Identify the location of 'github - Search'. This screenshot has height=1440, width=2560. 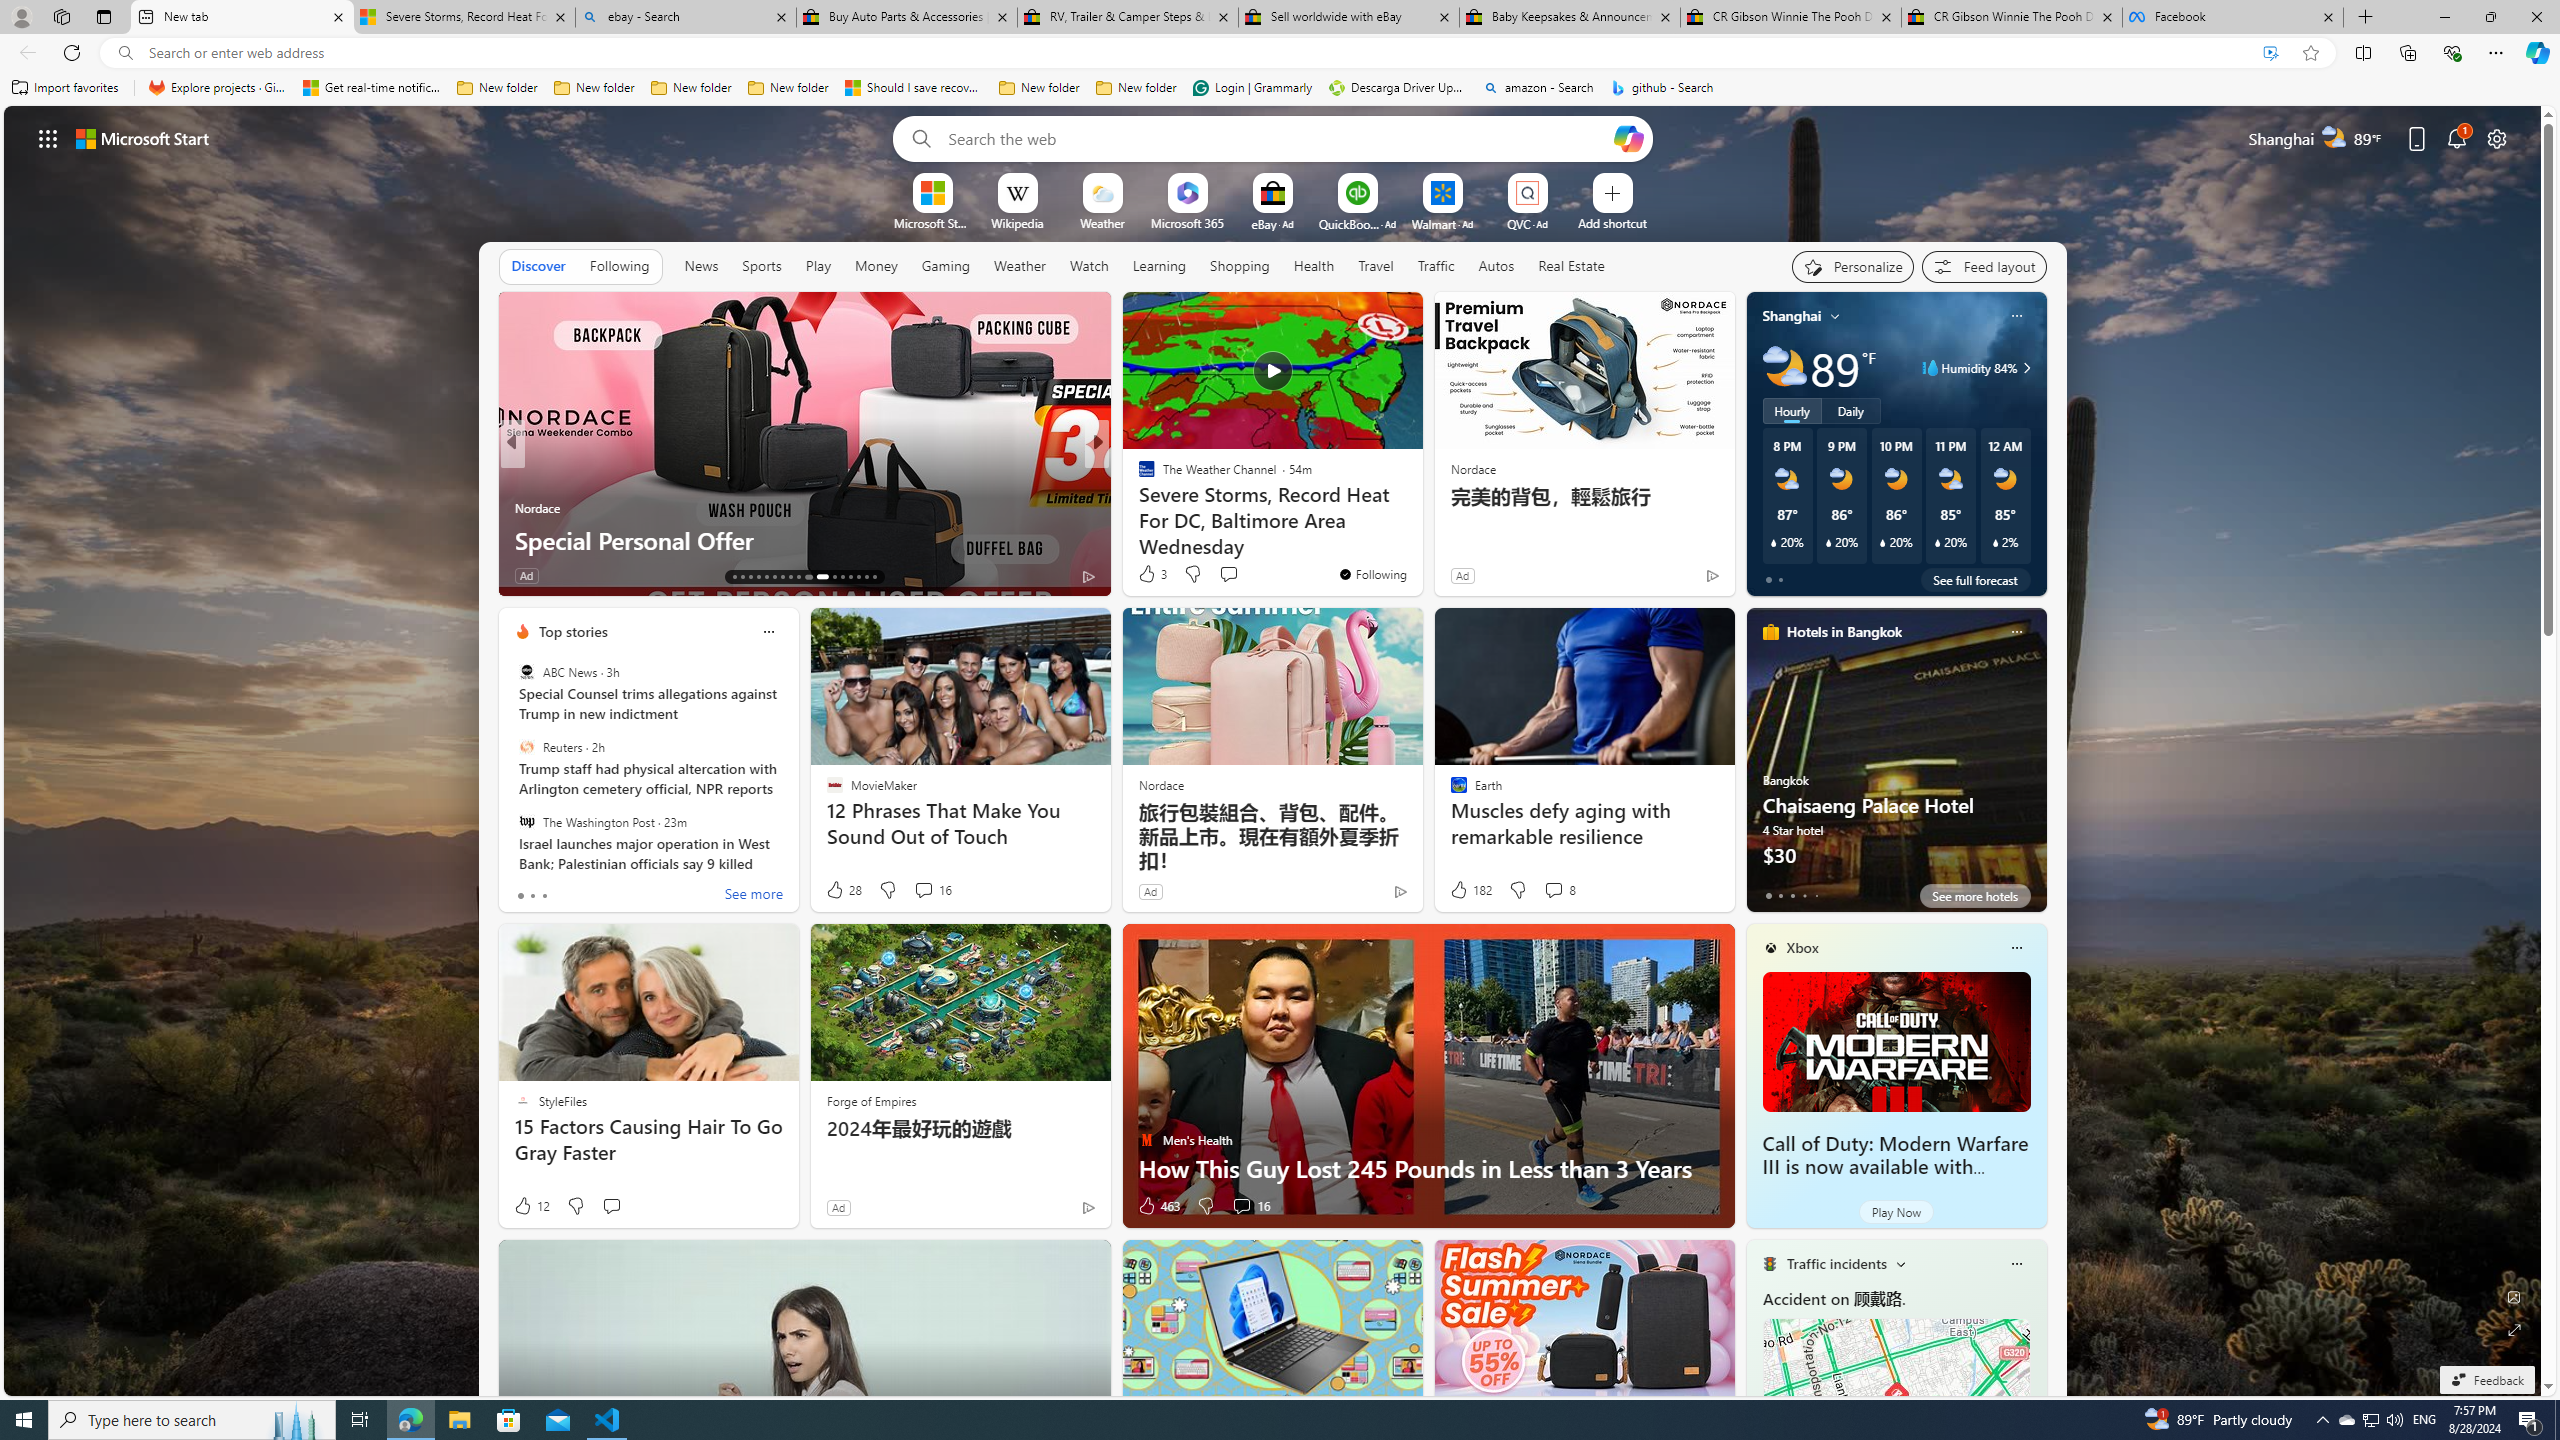
(1662, 87).